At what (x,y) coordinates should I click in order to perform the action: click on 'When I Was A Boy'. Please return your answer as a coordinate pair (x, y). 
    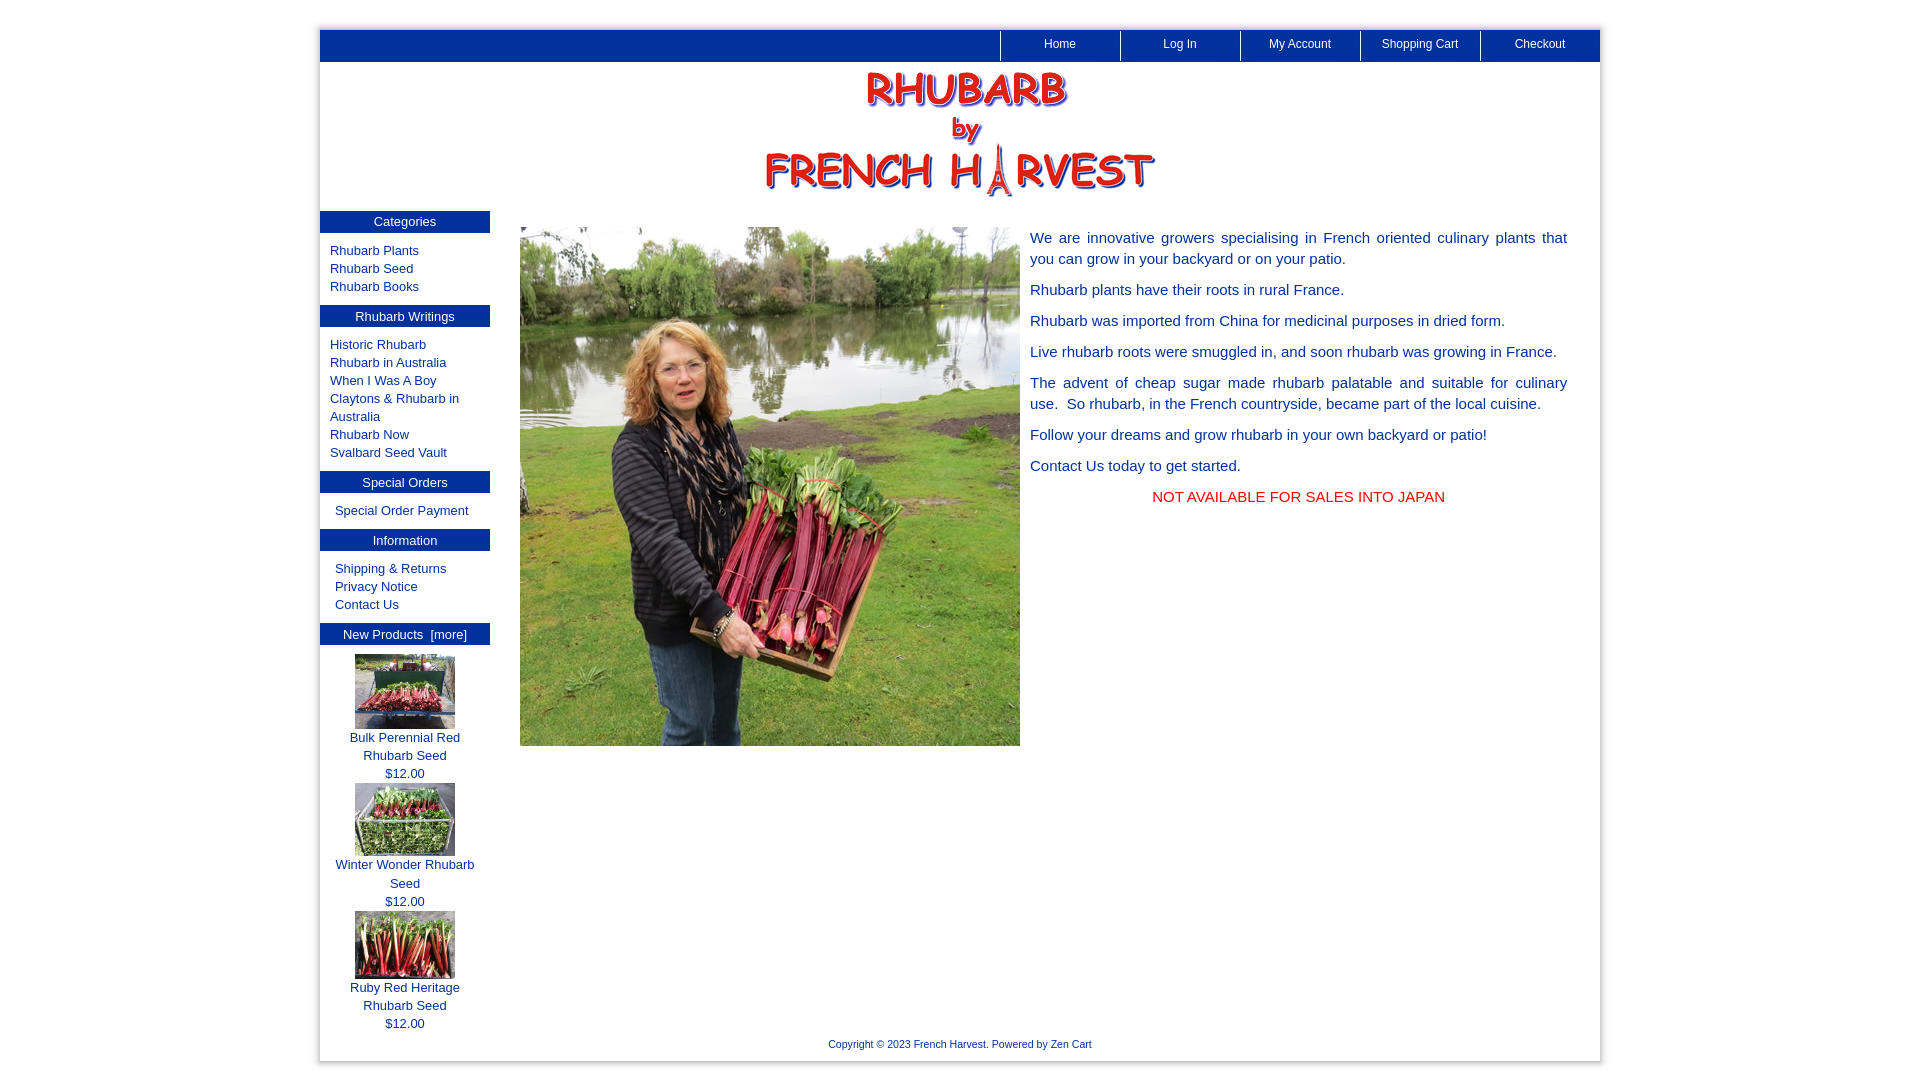
    Looking at the image, I should click on (383, 380).